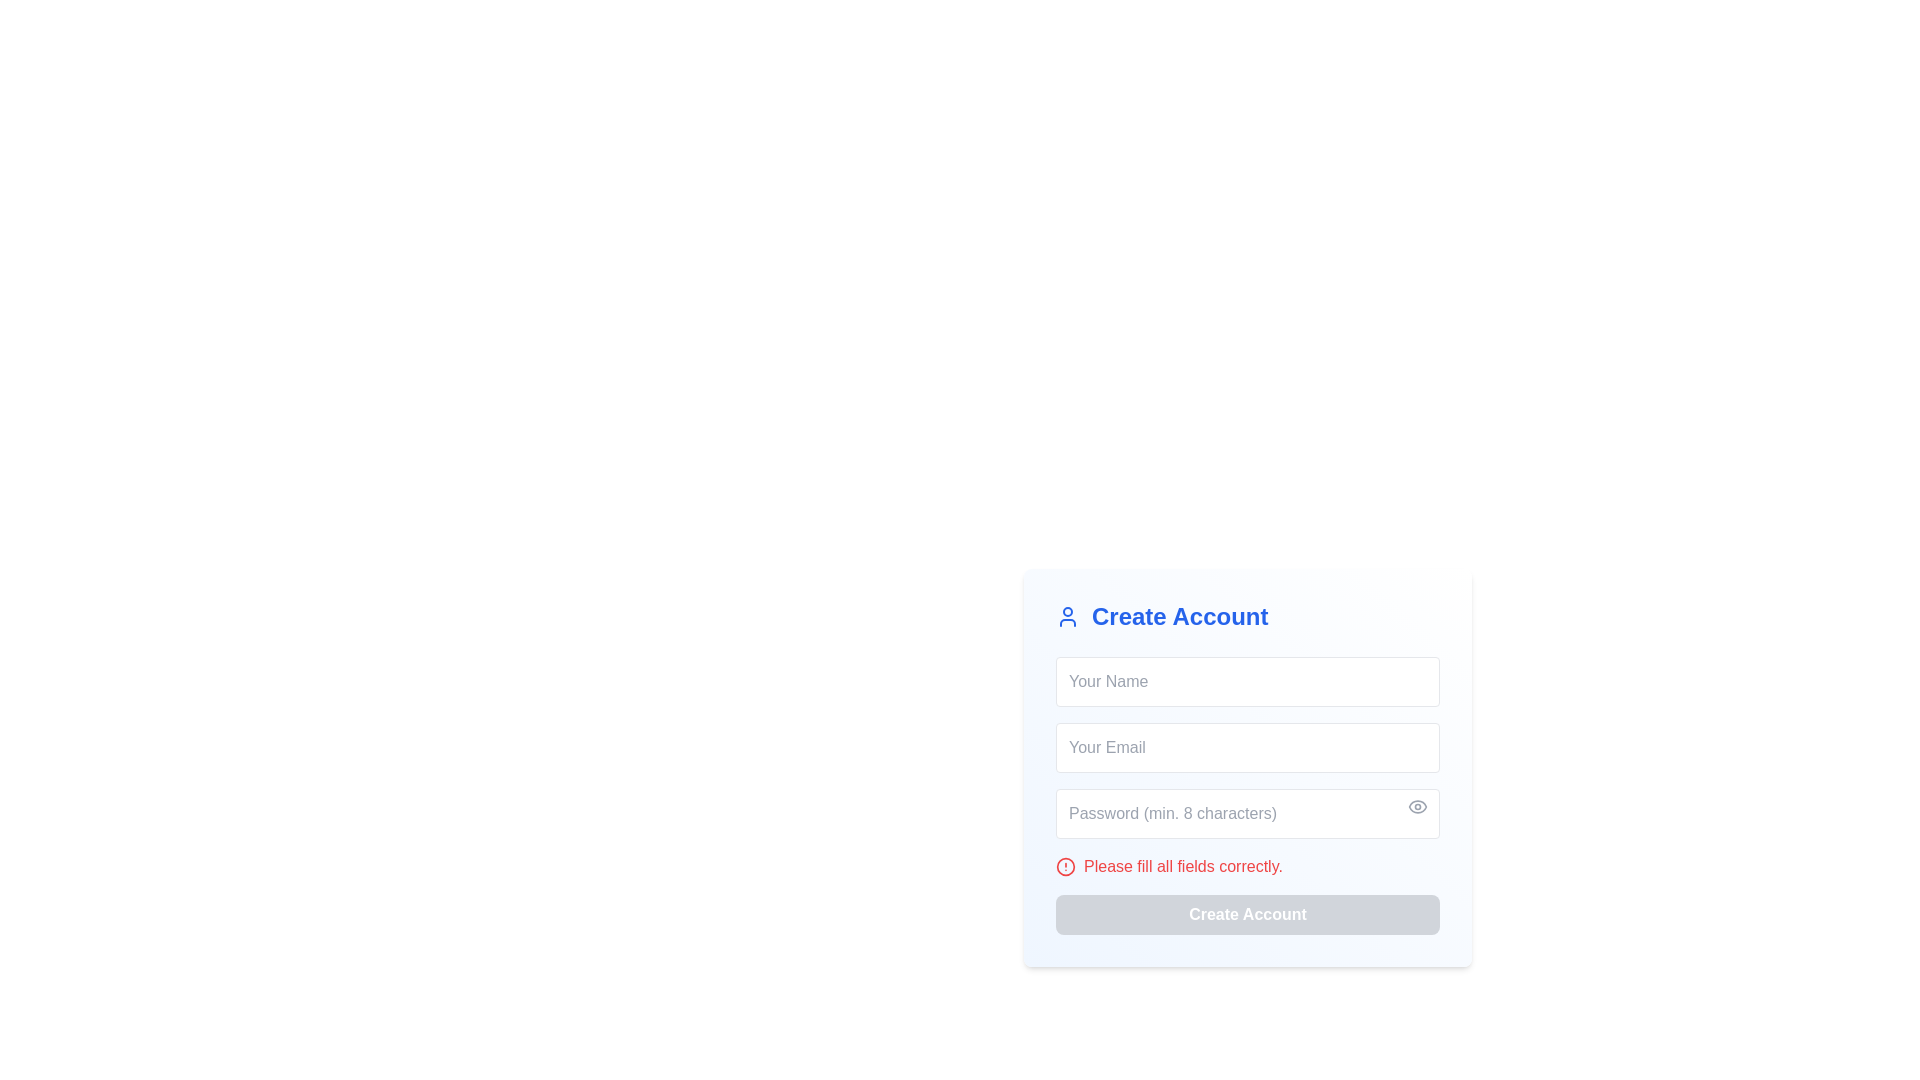 Image resolution: width=1920 pixels, height=1080 pixels. Describe the element at coordinates (1067, 616) in the screenshot. I see `the decorative icon located to the left of the 'Create Account' title in the heading section of the form` at that location.